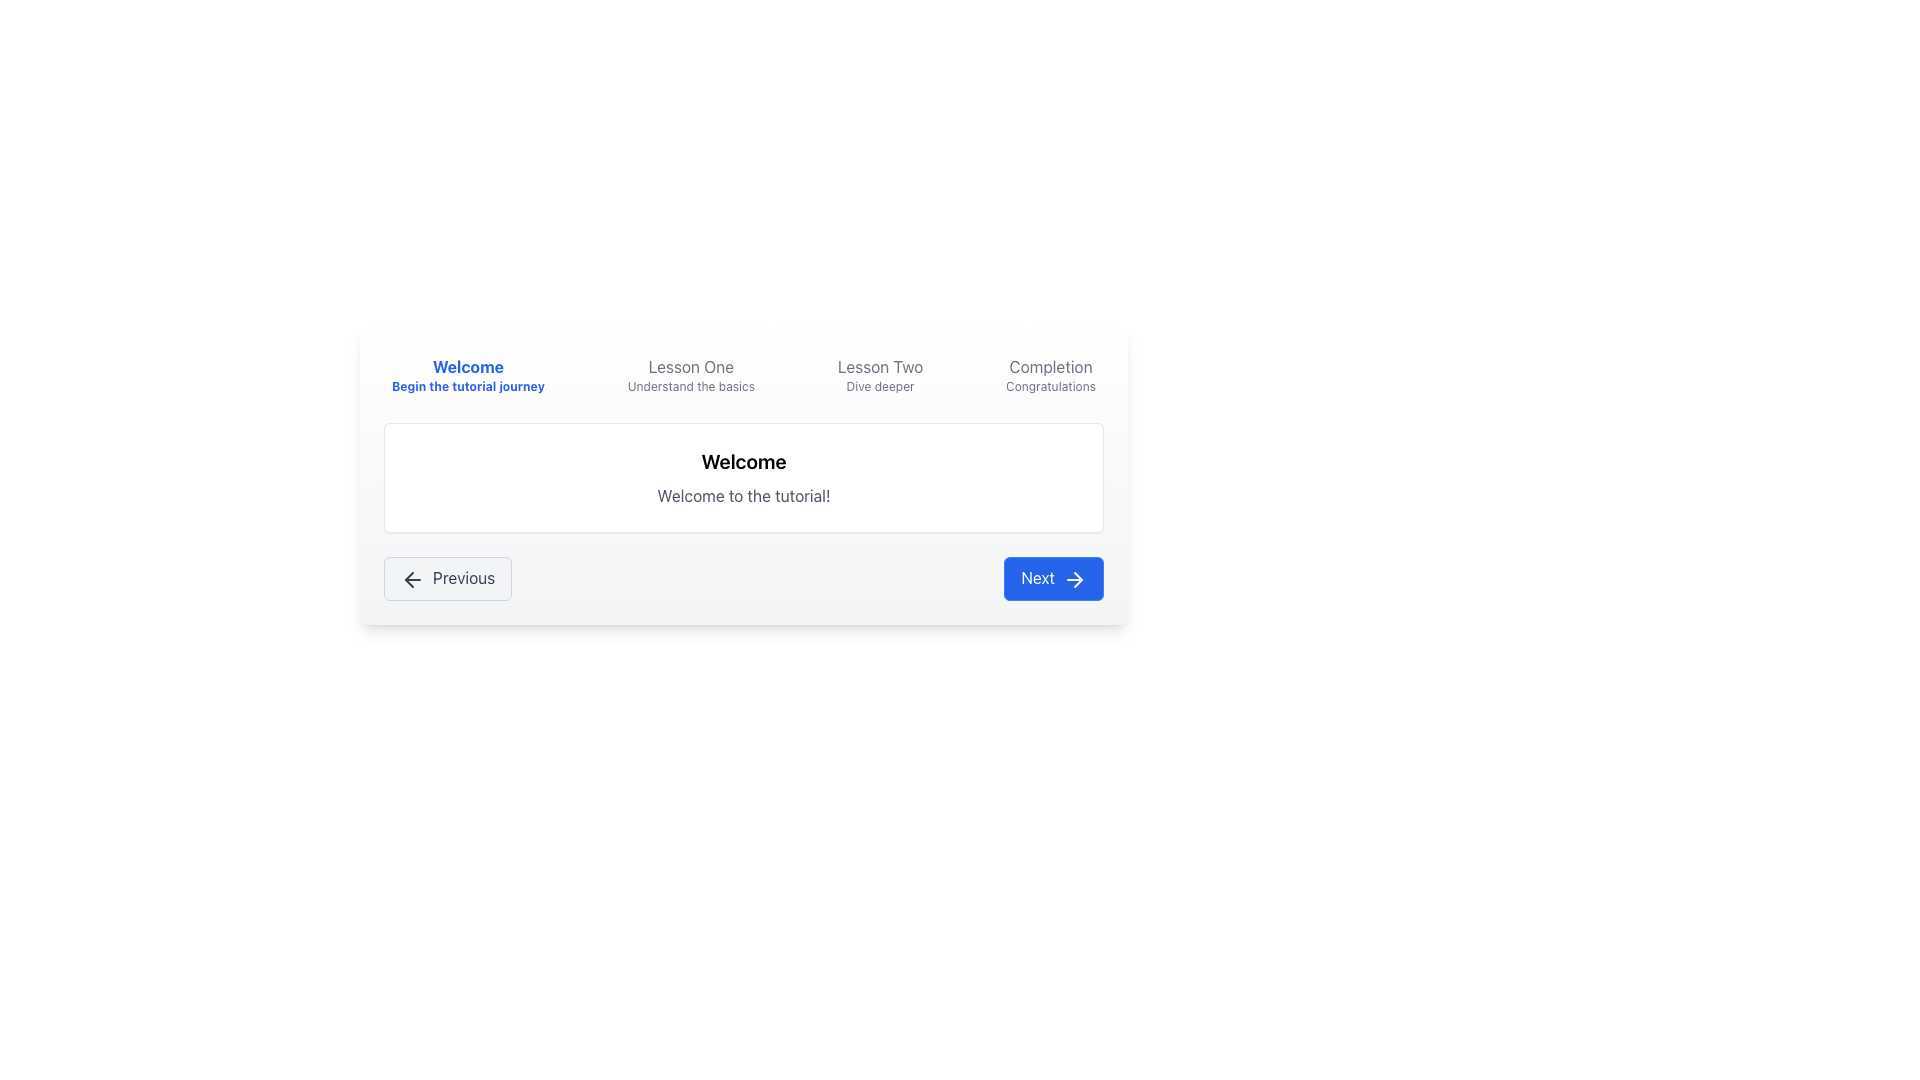  What do you see at coordinates (880, 374) in the screenshot?
I see `text of the Informational Text Block displaying 'Lesson Two' with 'Dive deeper' underneath it, which is the third item in a horizontal sequence of components` at bounding box center [880, 374].